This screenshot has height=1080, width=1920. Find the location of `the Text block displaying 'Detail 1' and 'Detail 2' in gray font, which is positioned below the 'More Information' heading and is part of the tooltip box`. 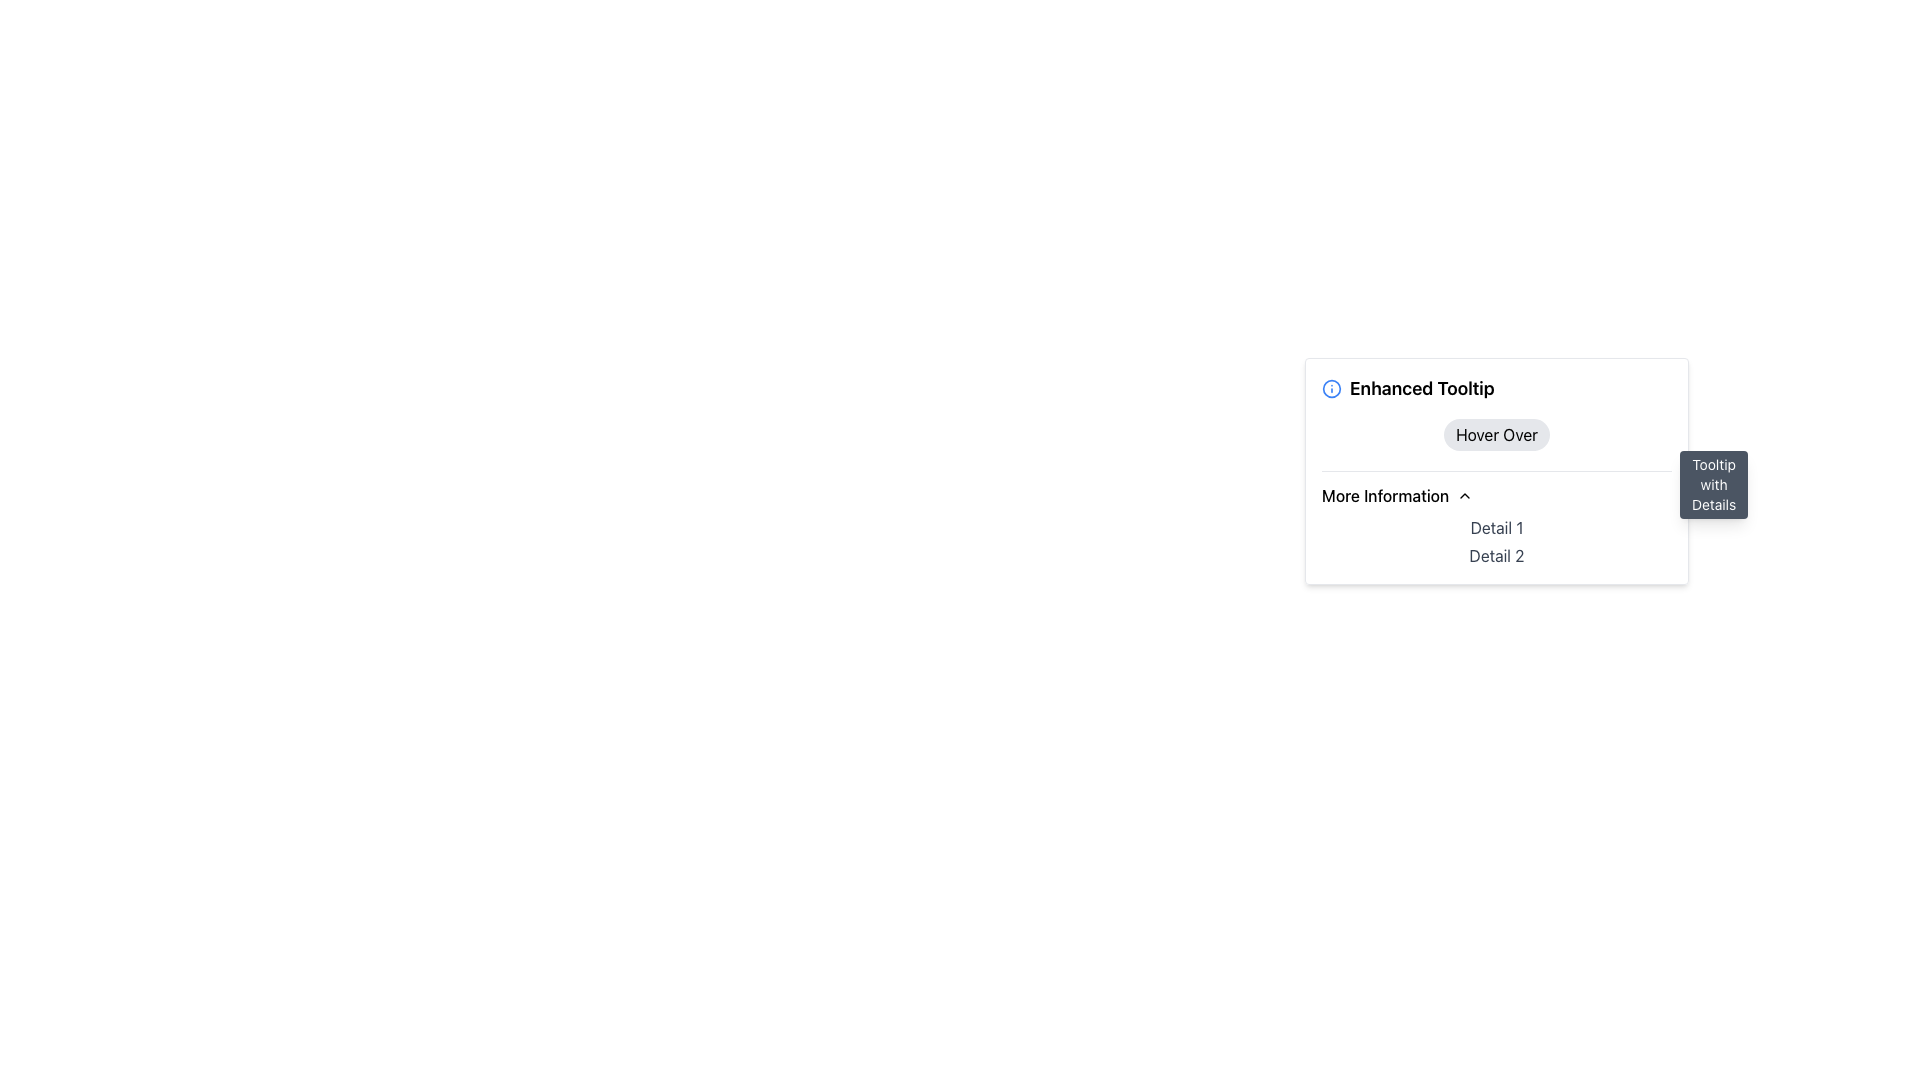

the Text block displaying 'Detail 1' and 'Detail 2' in gray font, which is positioned below the 'More Information' heading and is part of the tooltip box is located at coordinates (1497, 542).